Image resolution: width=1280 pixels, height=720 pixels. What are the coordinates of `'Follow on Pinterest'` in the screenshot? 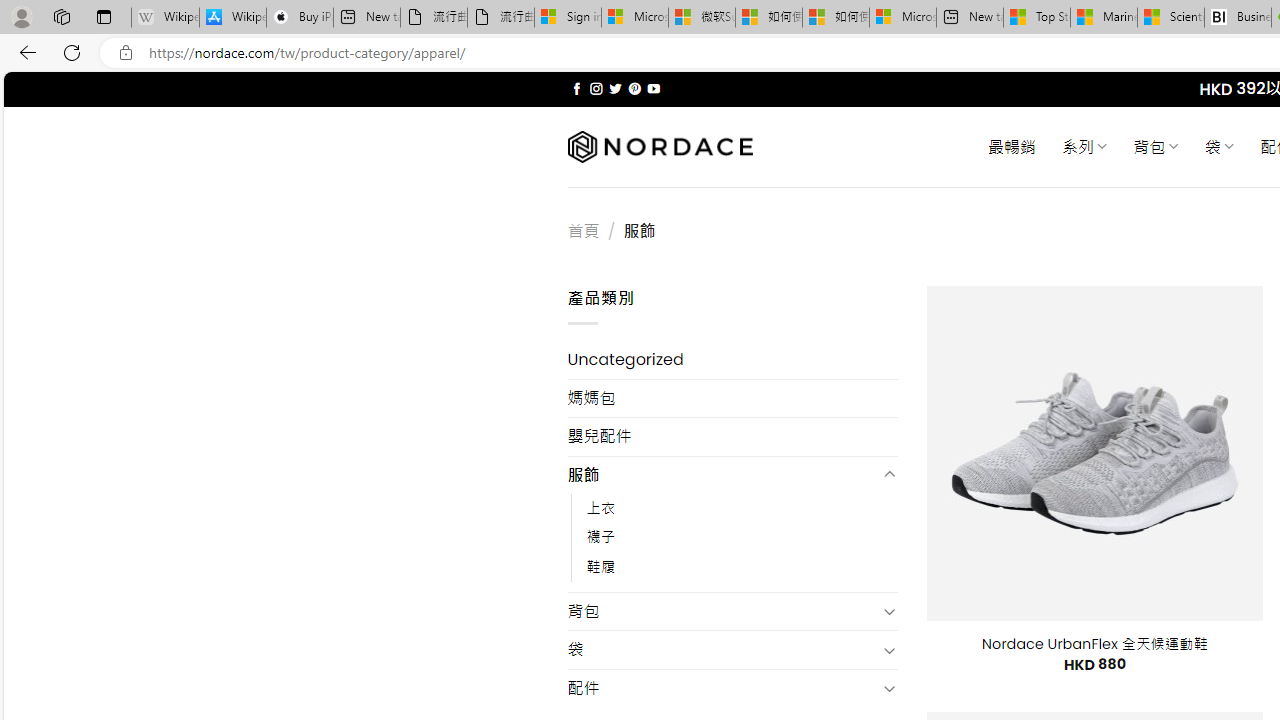 It's located at (633, 88).